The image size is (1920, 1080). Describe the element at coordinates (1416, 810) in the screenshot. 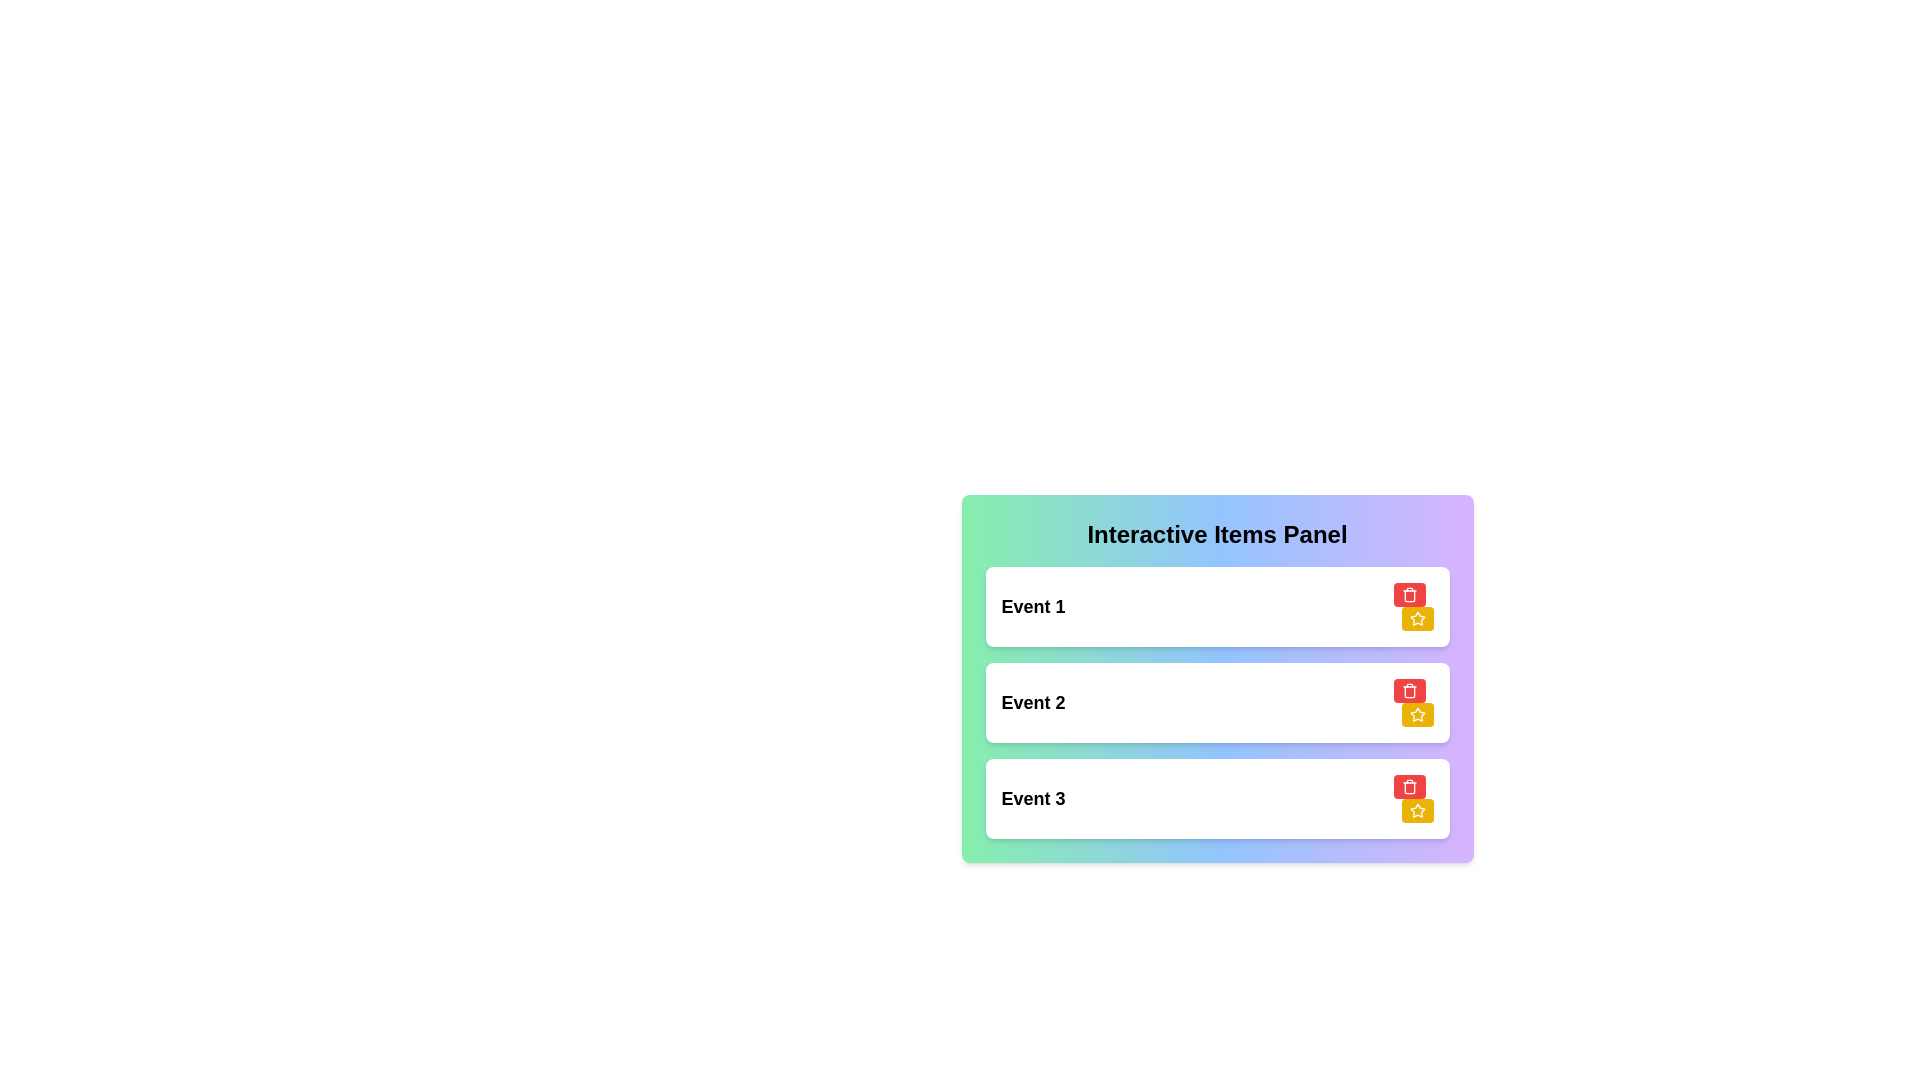

I see `the icon button with a yellow background that marks or rates 'Event 2' as a favorite` at that location.